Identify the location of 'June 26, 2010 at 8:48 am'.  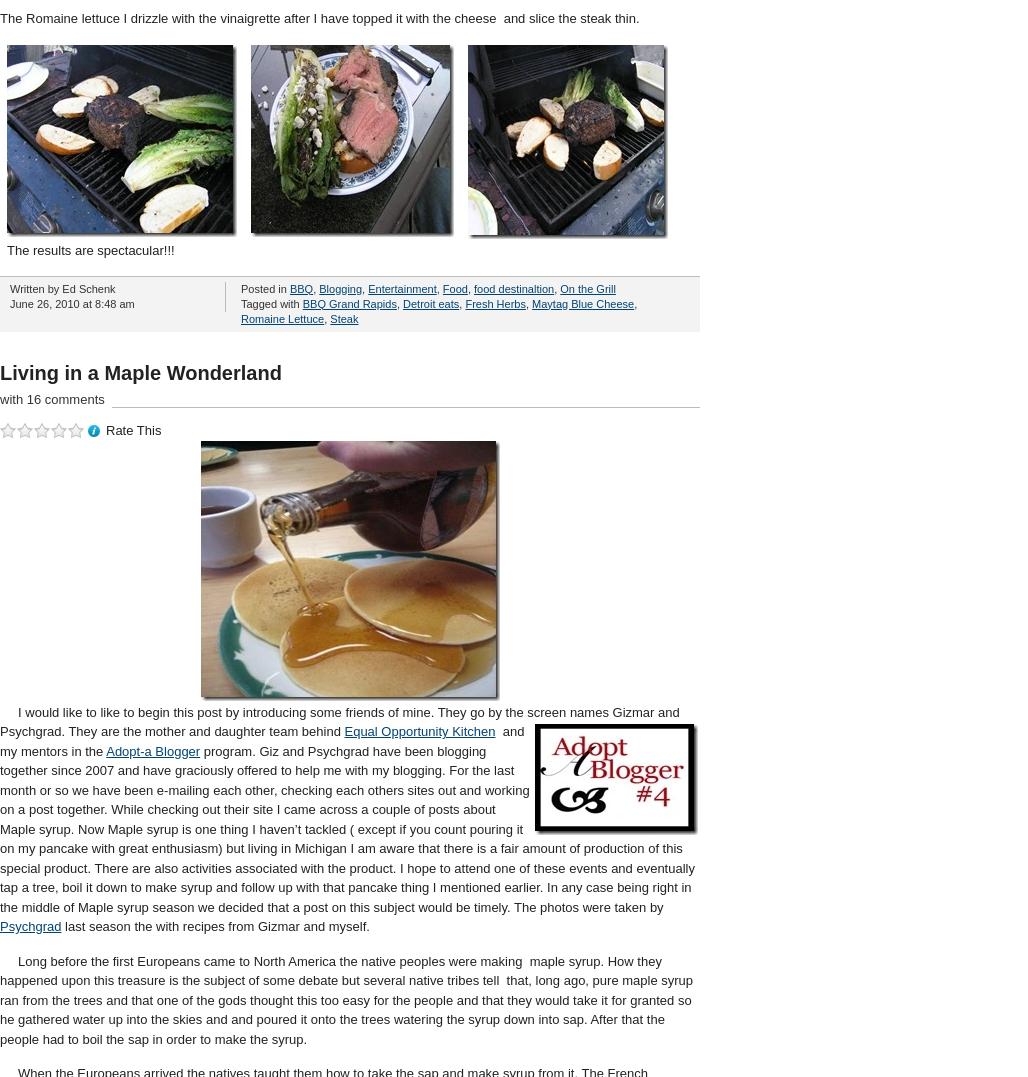
(70, 302).